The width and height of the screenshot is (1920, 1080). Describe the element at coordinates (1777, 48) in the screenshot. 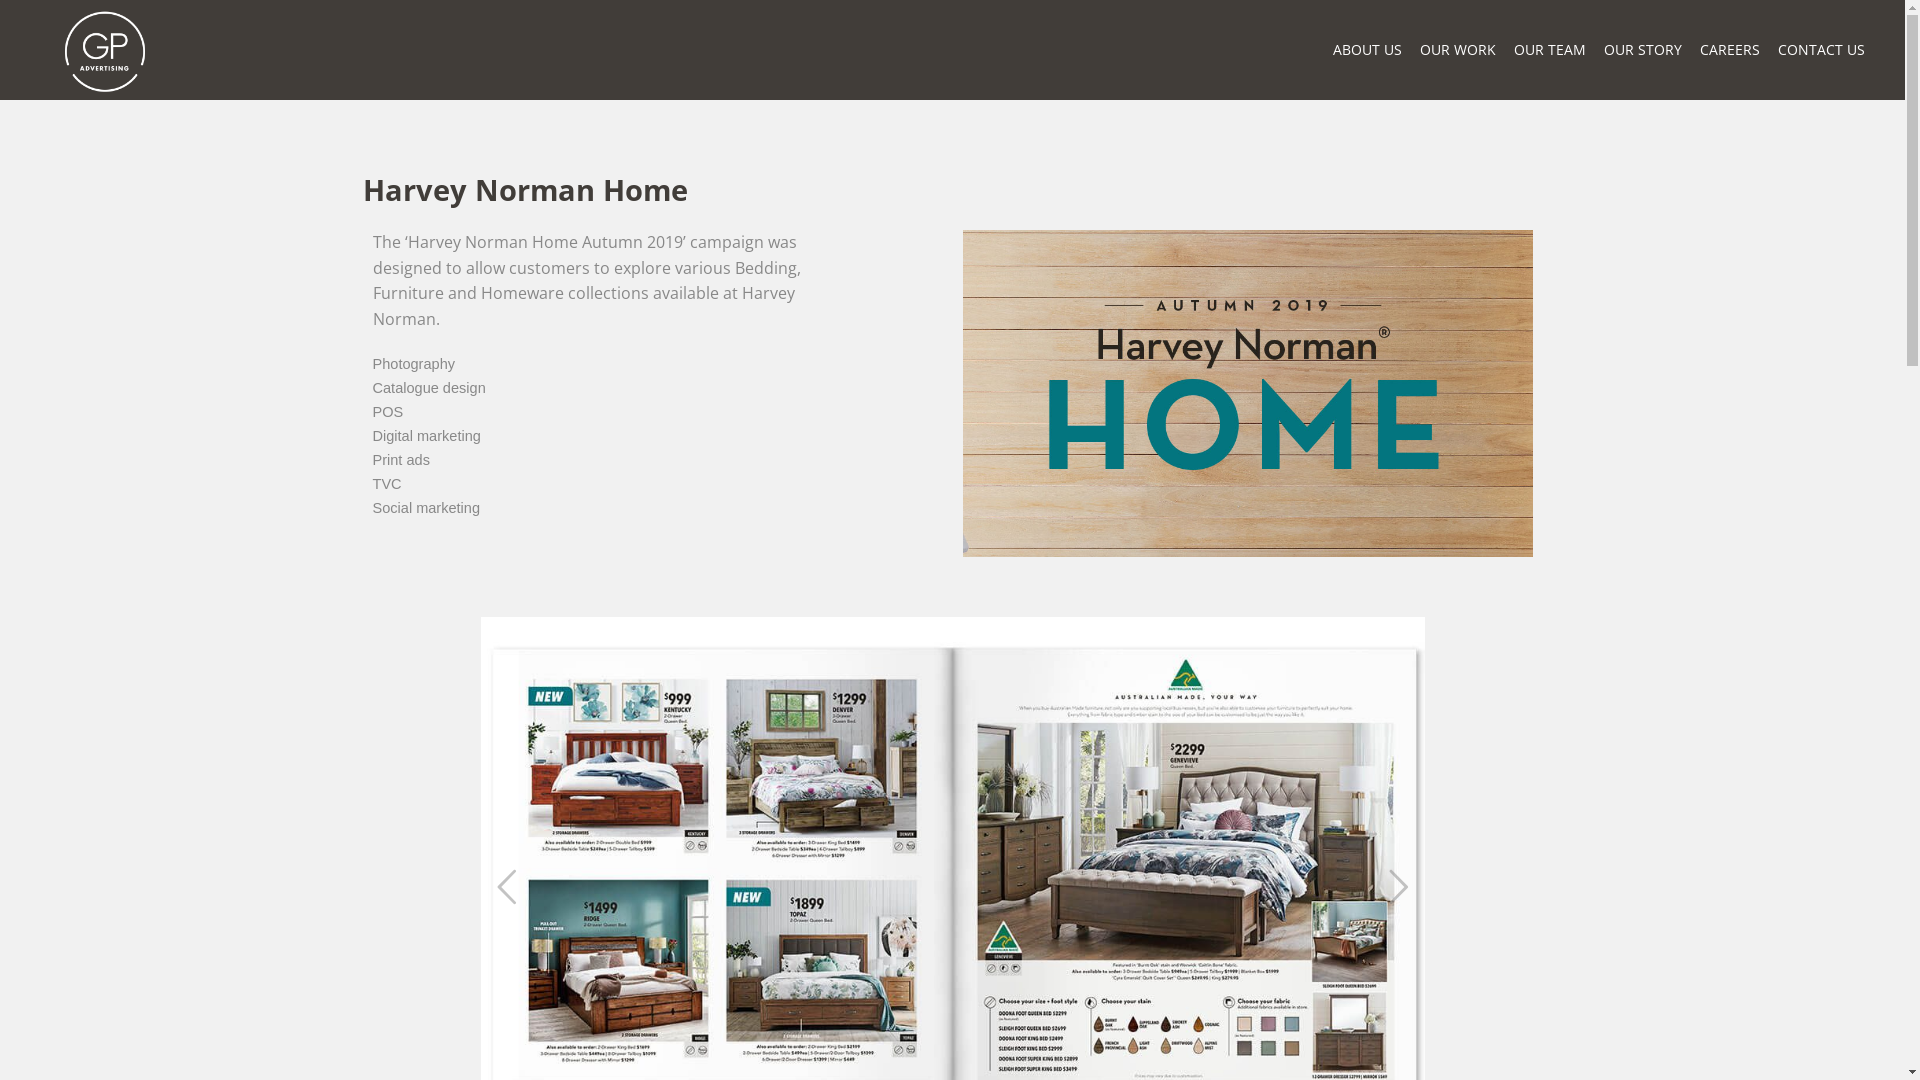

I see `'CONTACT US'` at that location.